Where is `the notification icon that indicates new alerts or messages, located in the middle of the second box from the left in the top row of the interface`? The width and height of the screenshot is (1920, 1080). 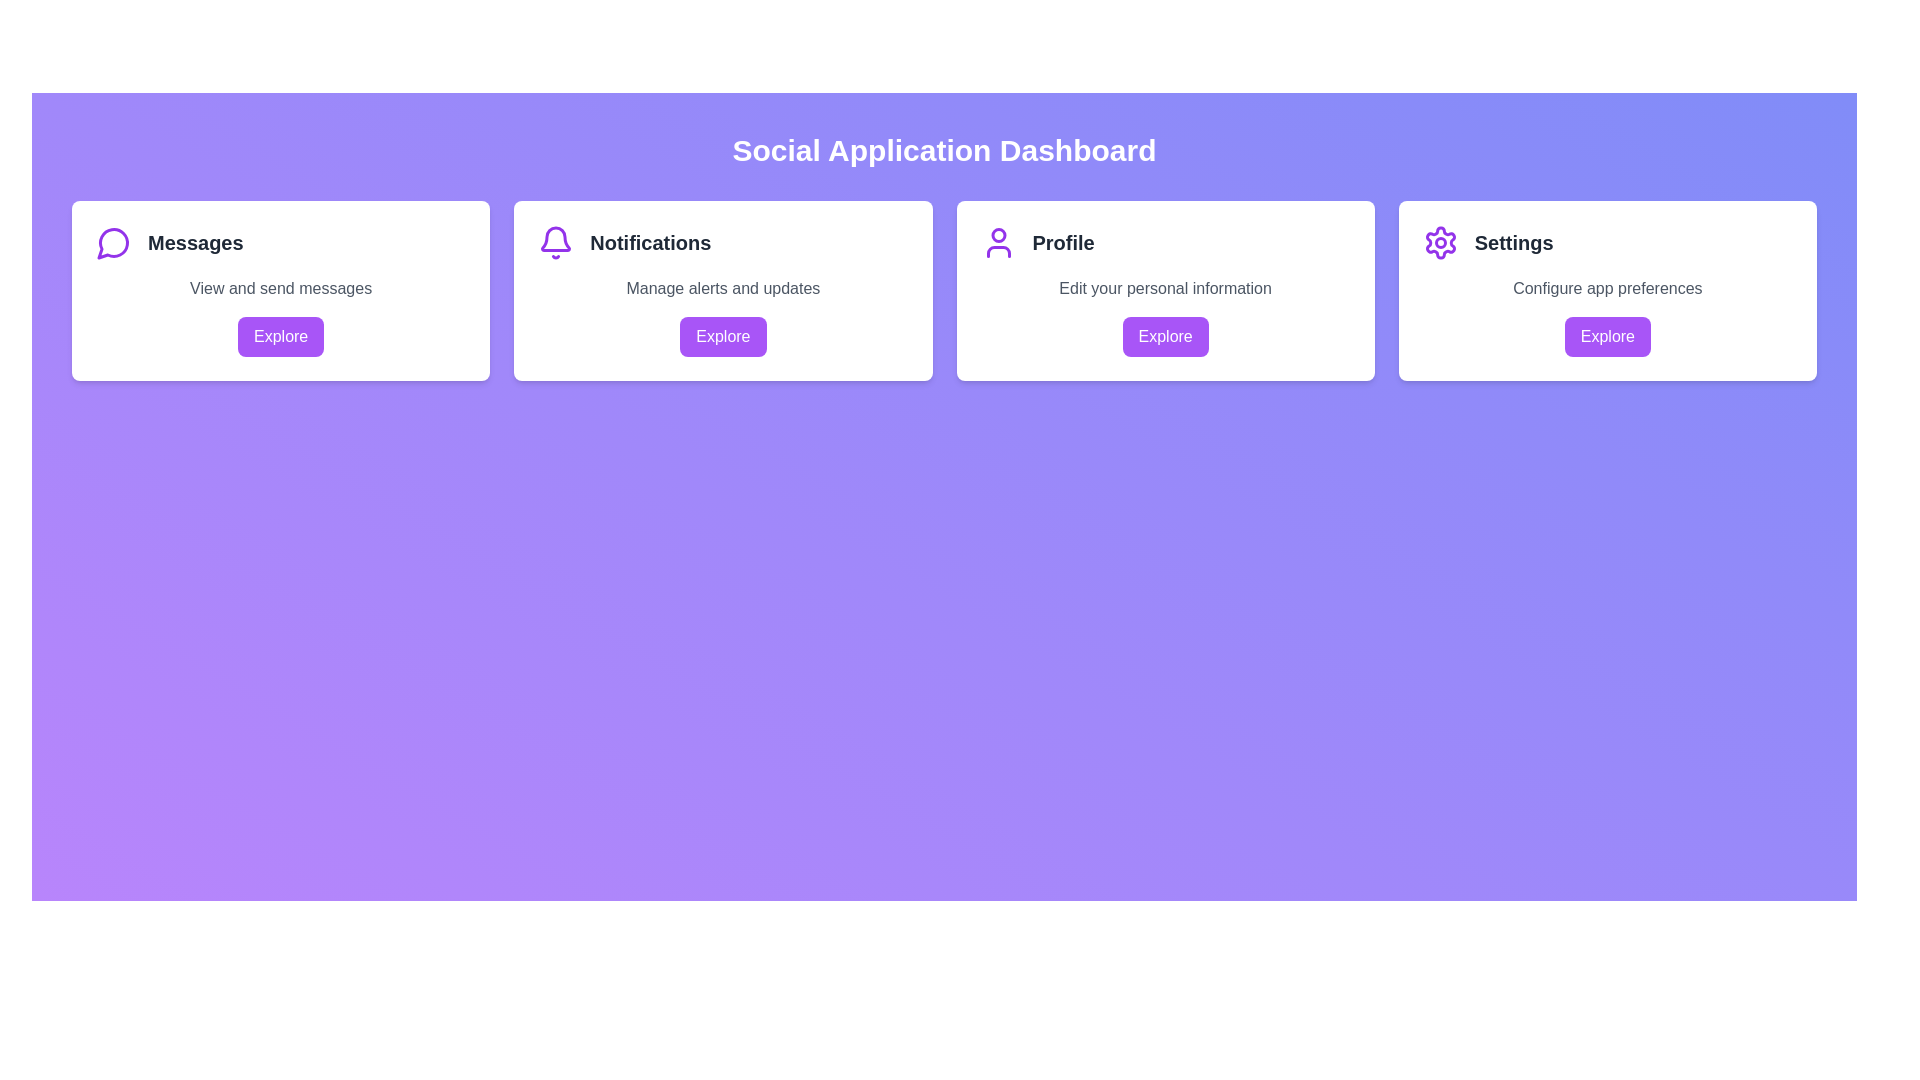 the notification icon that indicates new alerts or messages, located in the middle of the second box from the left in the top row of the interface is located at coordinates (556, 242).